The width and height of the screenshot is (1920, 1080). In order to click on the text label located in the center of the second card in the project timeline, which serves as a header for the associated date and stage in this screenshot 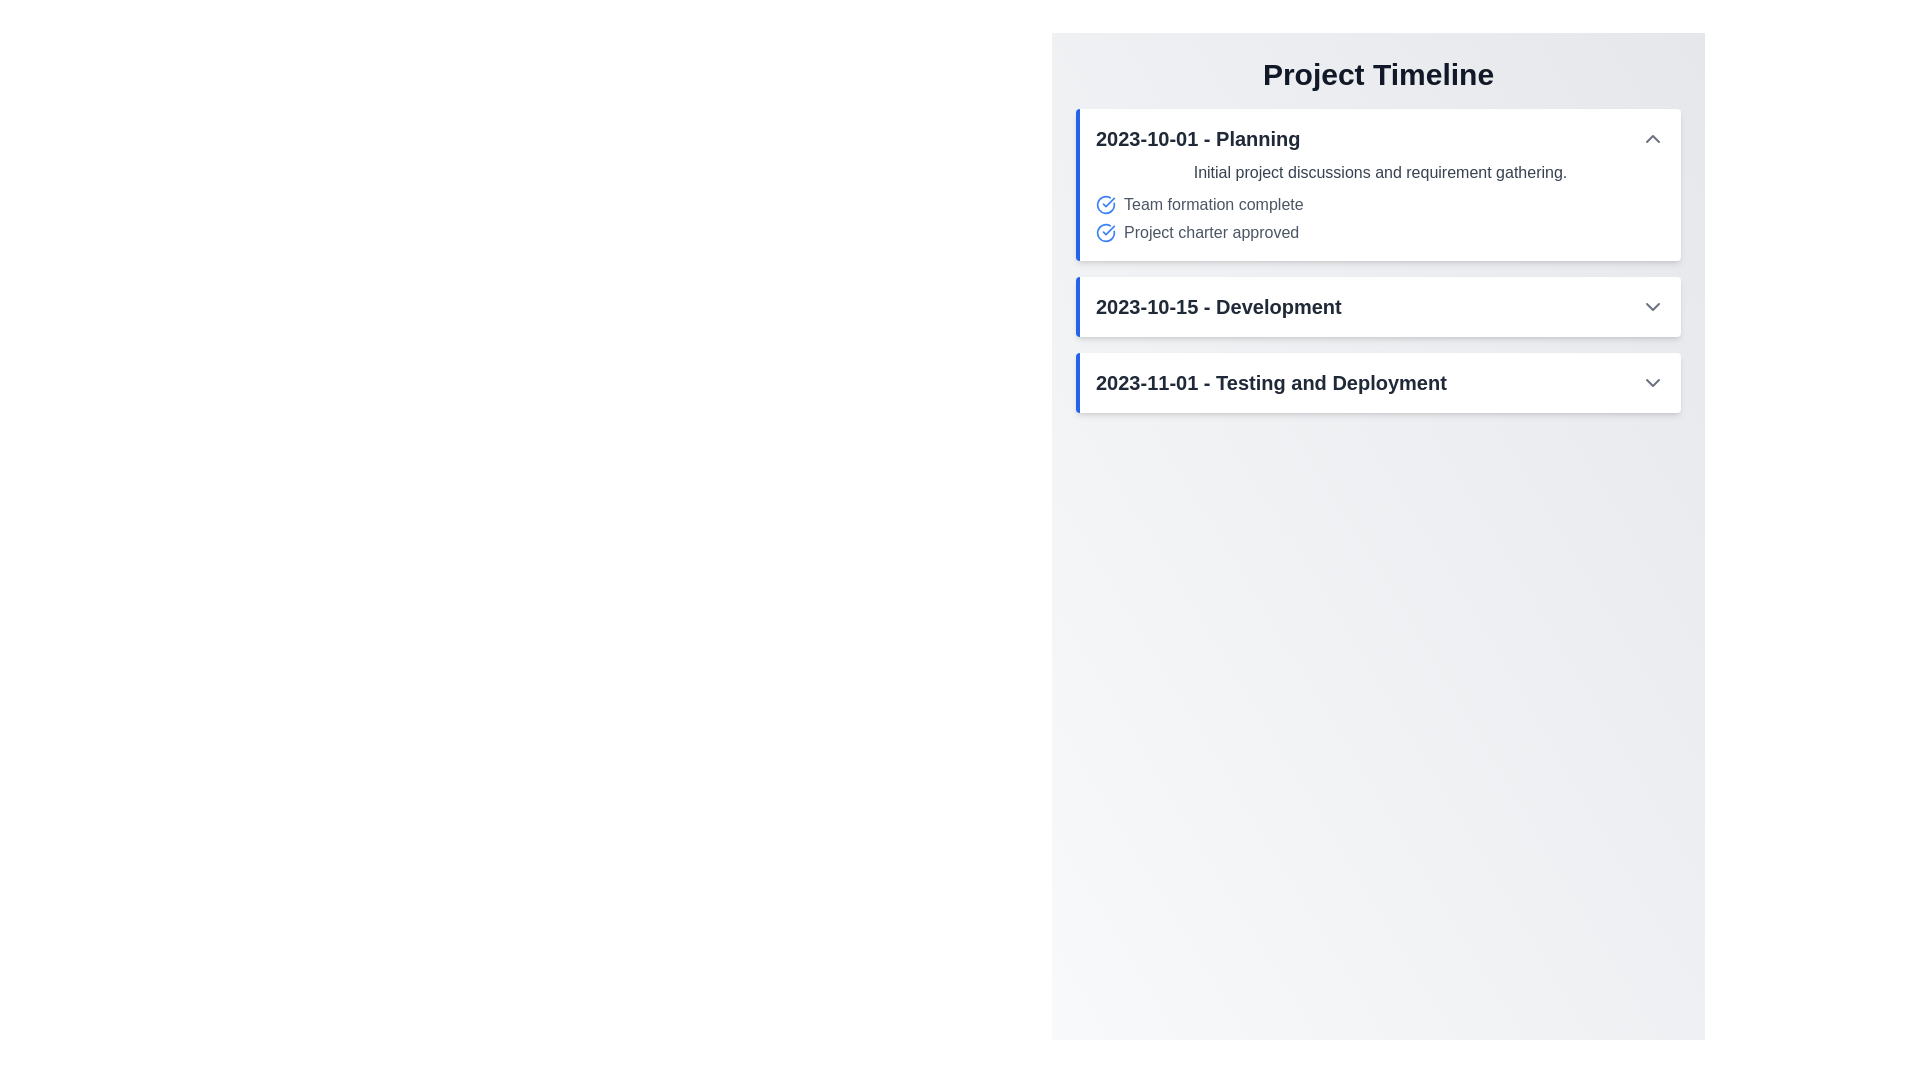, I will do `click(1217, 307)`.